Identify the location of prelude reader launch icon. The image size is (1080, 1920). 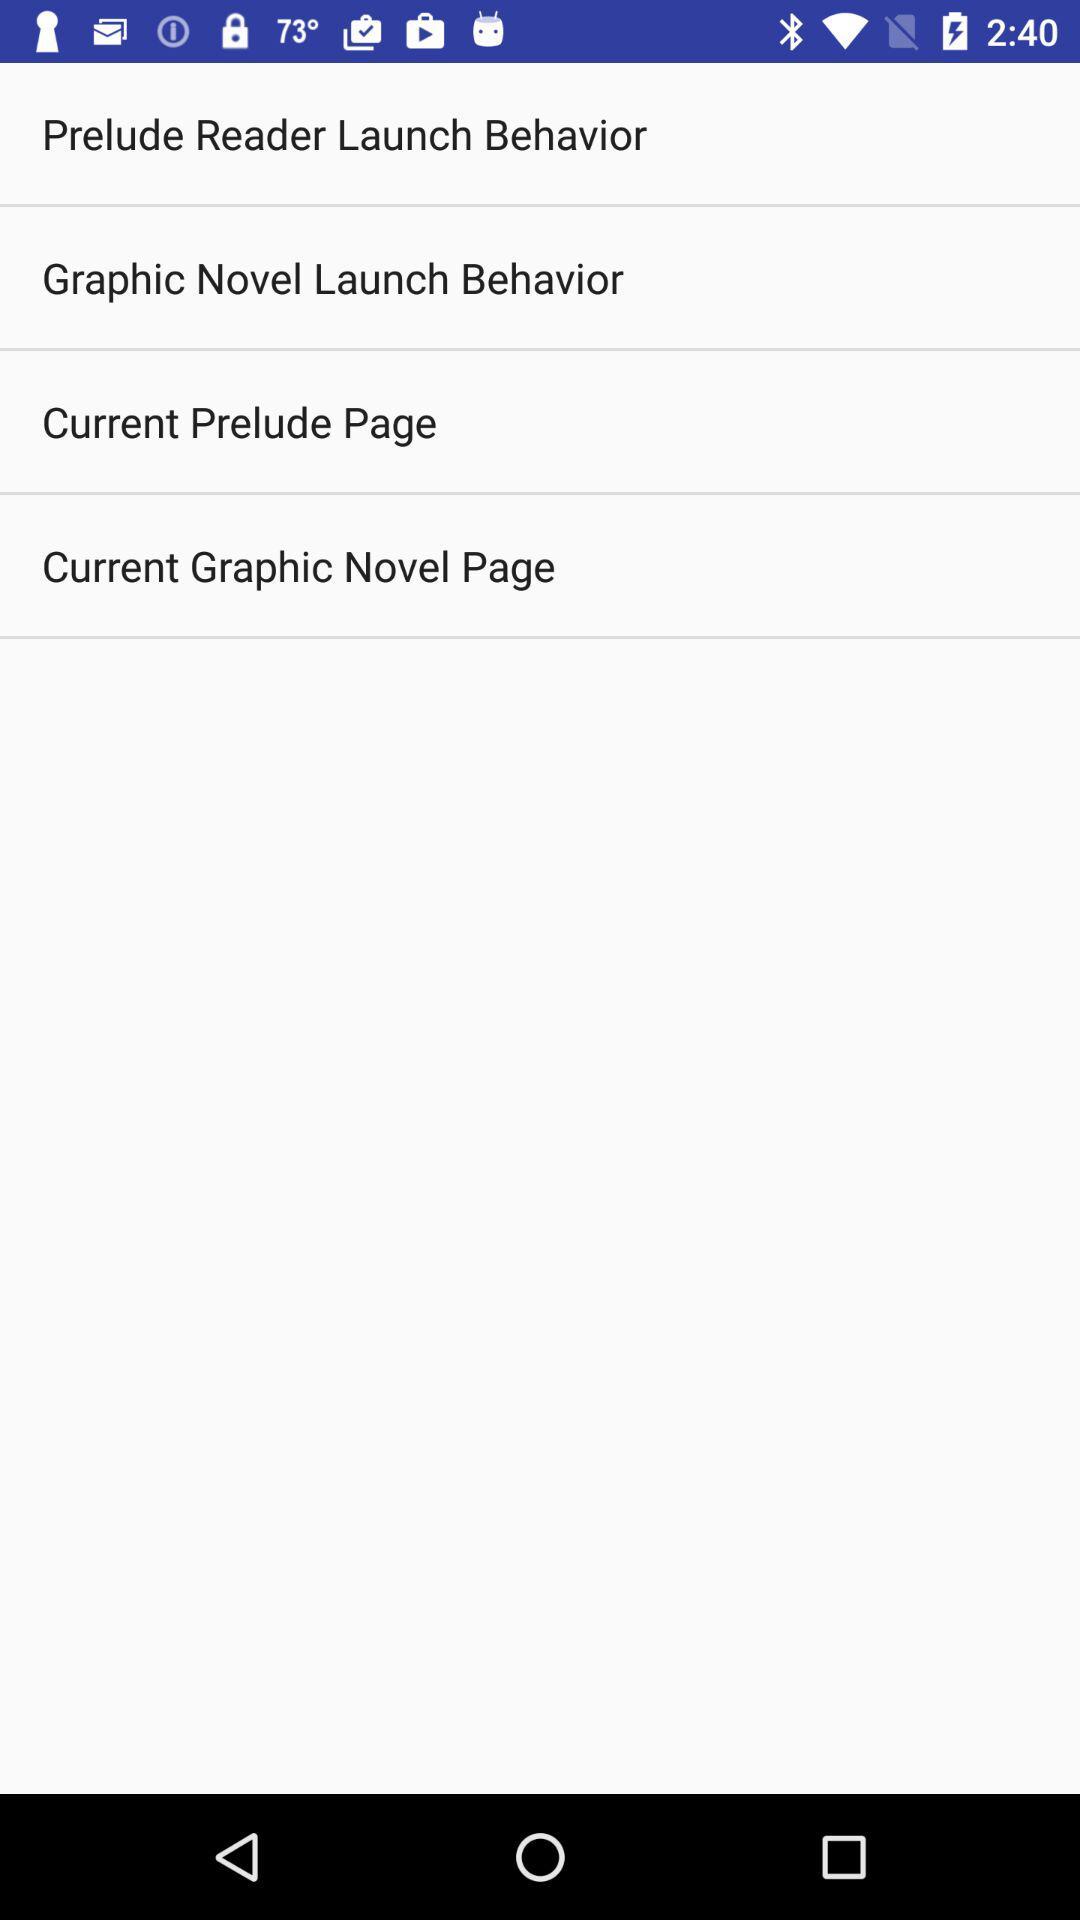
(343, 132).